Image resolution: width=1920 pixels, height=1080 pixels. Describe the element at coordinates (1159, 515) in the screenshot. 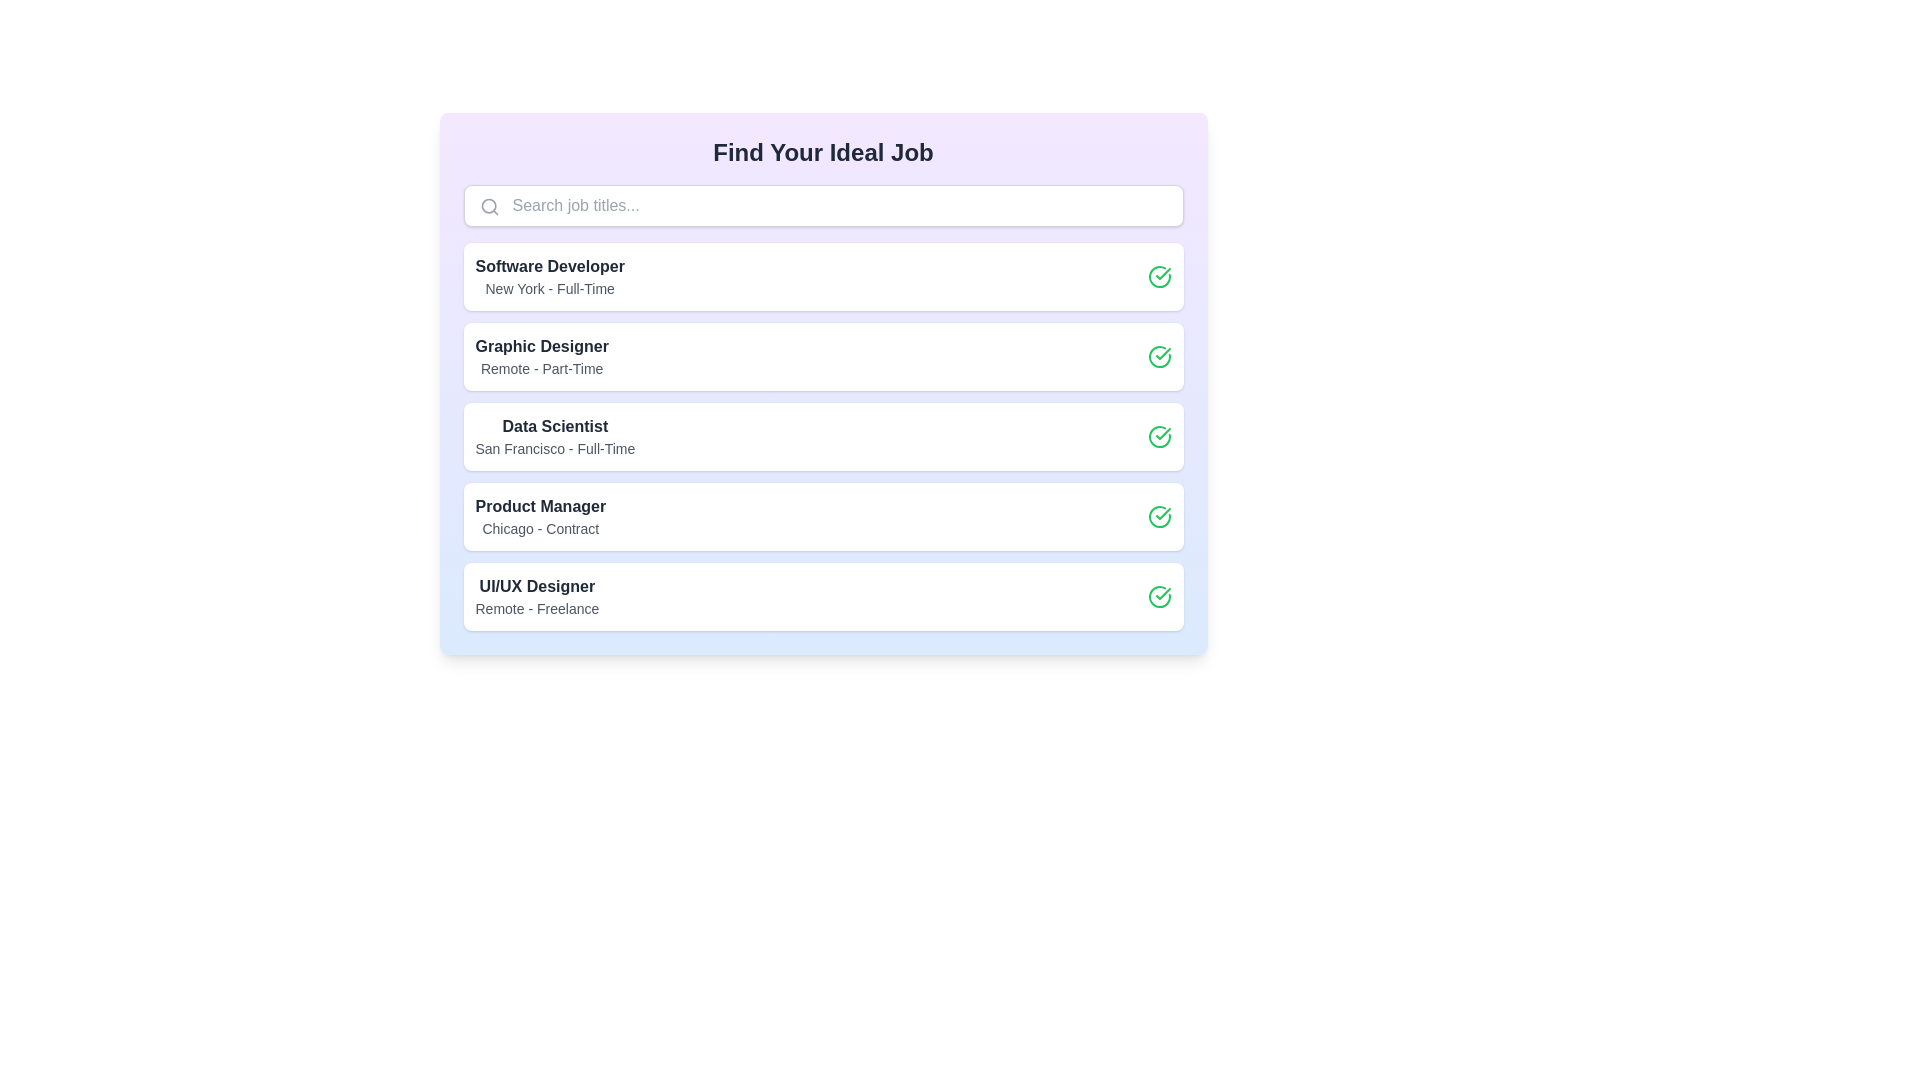

I see `the status of the circular icon with a green checkmark located in the far right corner of the row labeled 'Product Manager, Chicago - Contract'` at that location.